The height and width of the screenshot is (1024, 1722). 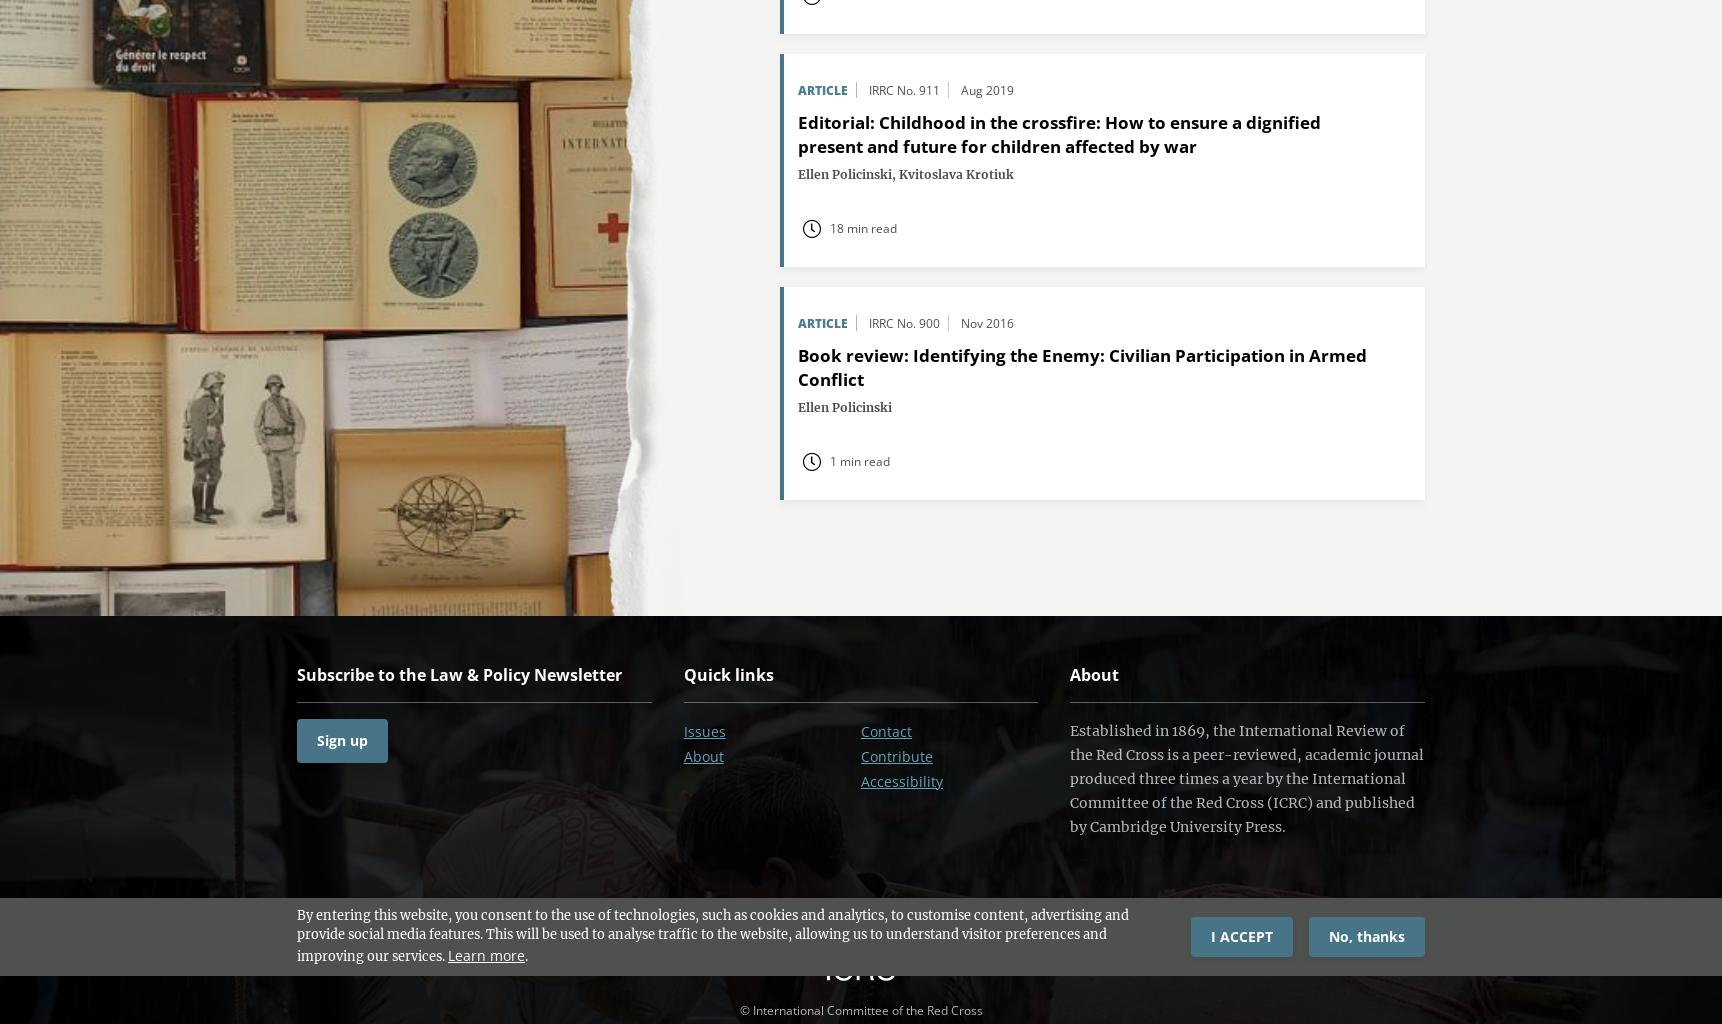 I want to click on 'Subscribe to the Law & Policy Newsletter', so click(x=458, y=674).